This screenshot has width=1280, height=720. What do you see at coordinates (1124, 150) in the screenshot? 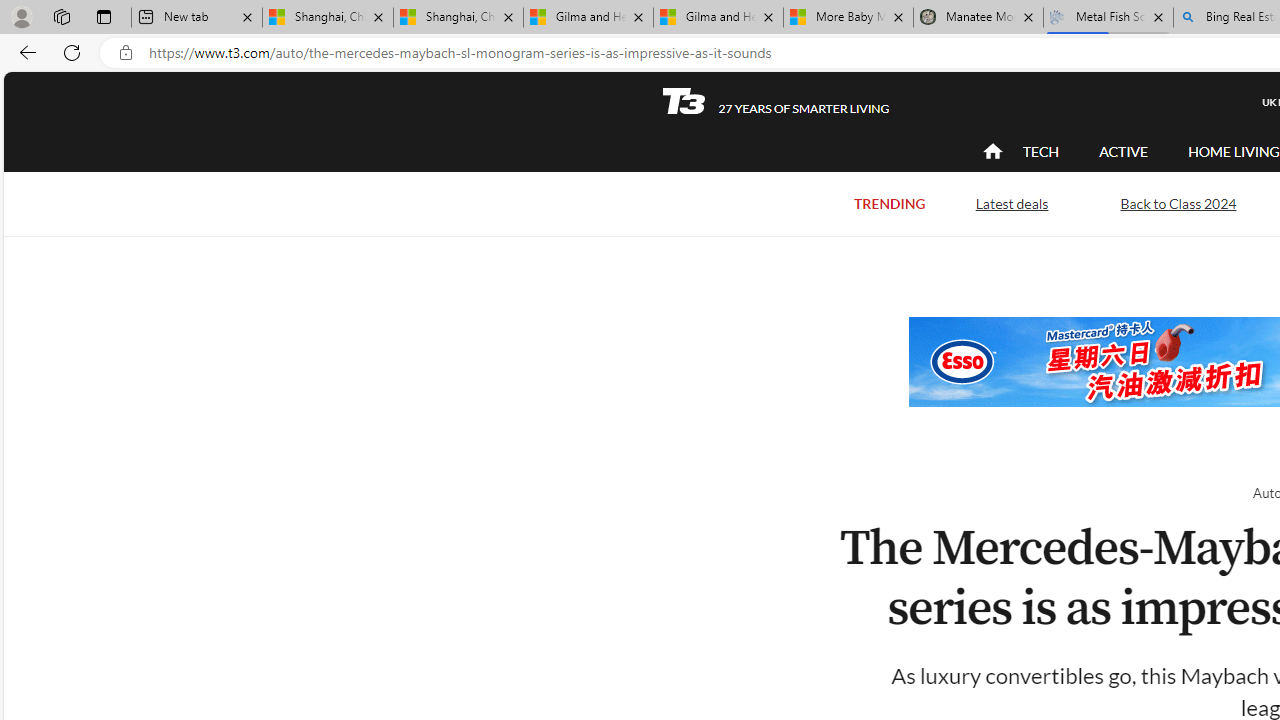
I see `'ACTIVE'` at bounding box center [1124, 150].